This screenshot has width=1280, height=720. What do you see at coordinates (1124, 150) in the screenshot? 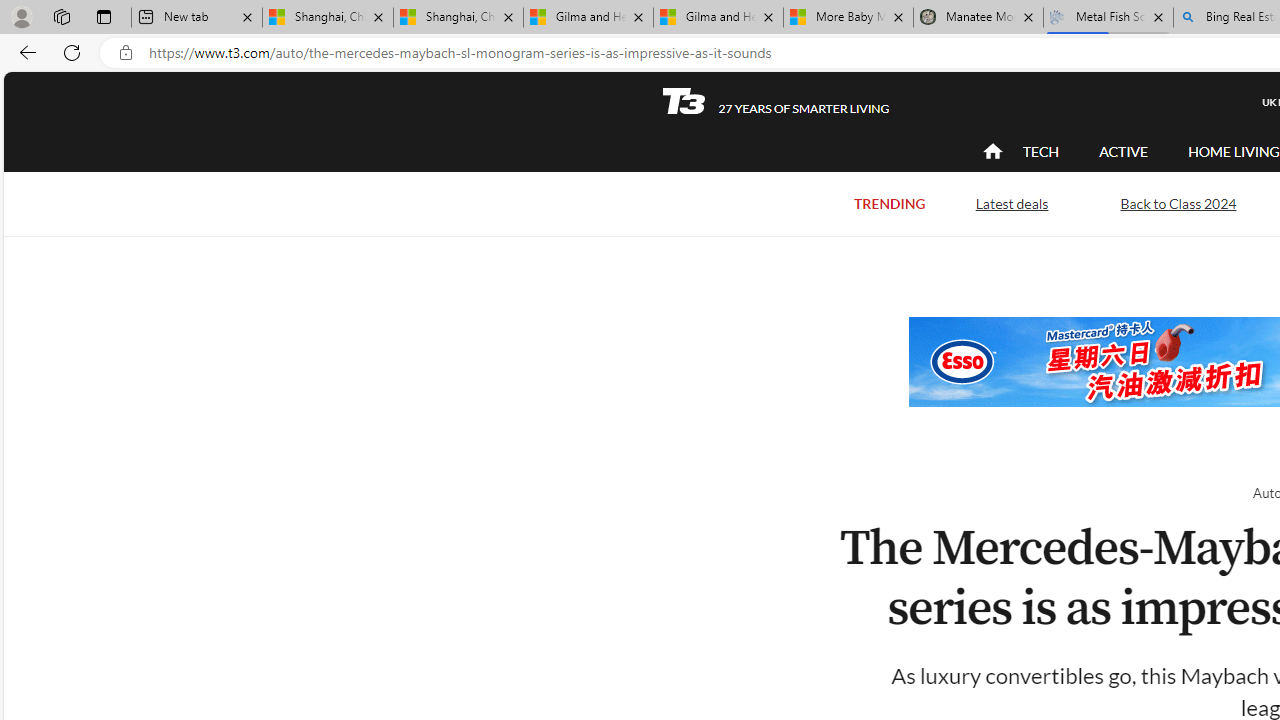
I see `'ACTIVE'` at bounding box center [1124, 150].